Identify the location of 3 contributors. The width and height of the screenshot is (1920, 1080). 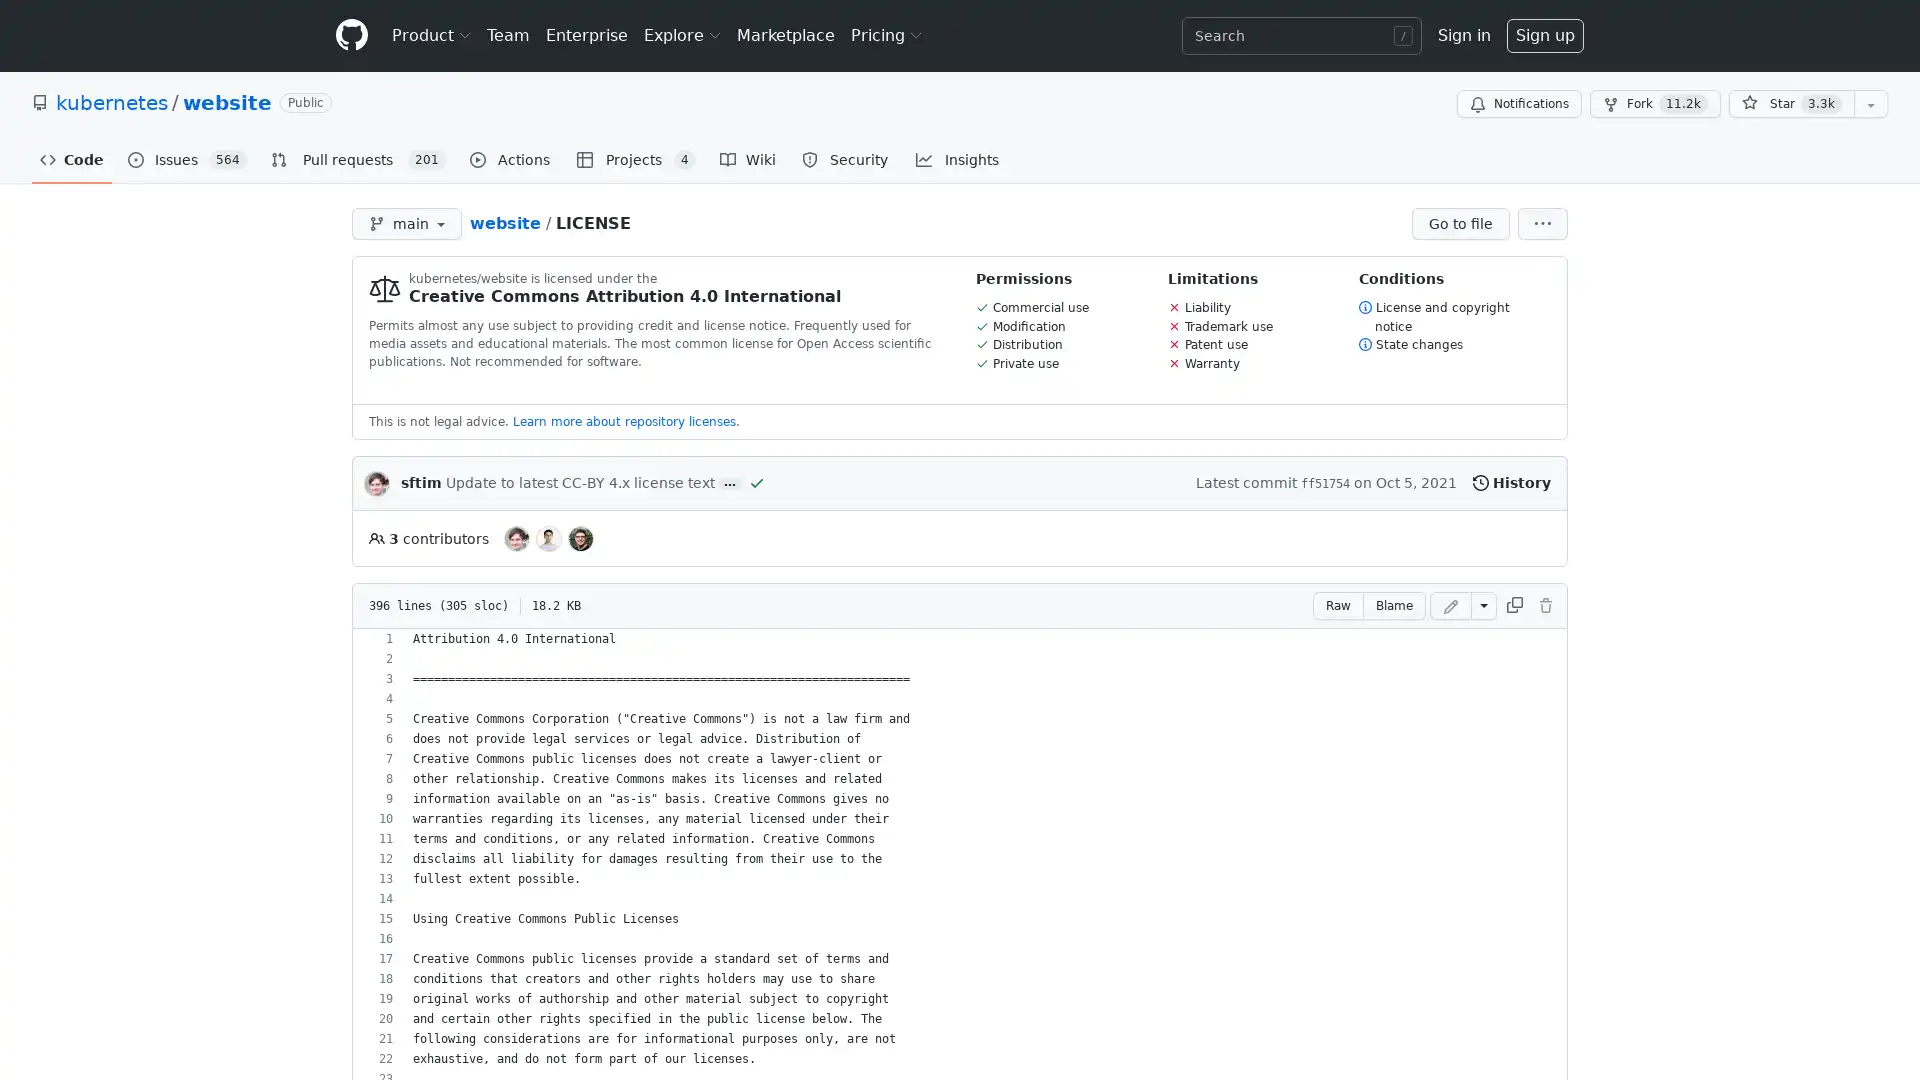
(427, 537).